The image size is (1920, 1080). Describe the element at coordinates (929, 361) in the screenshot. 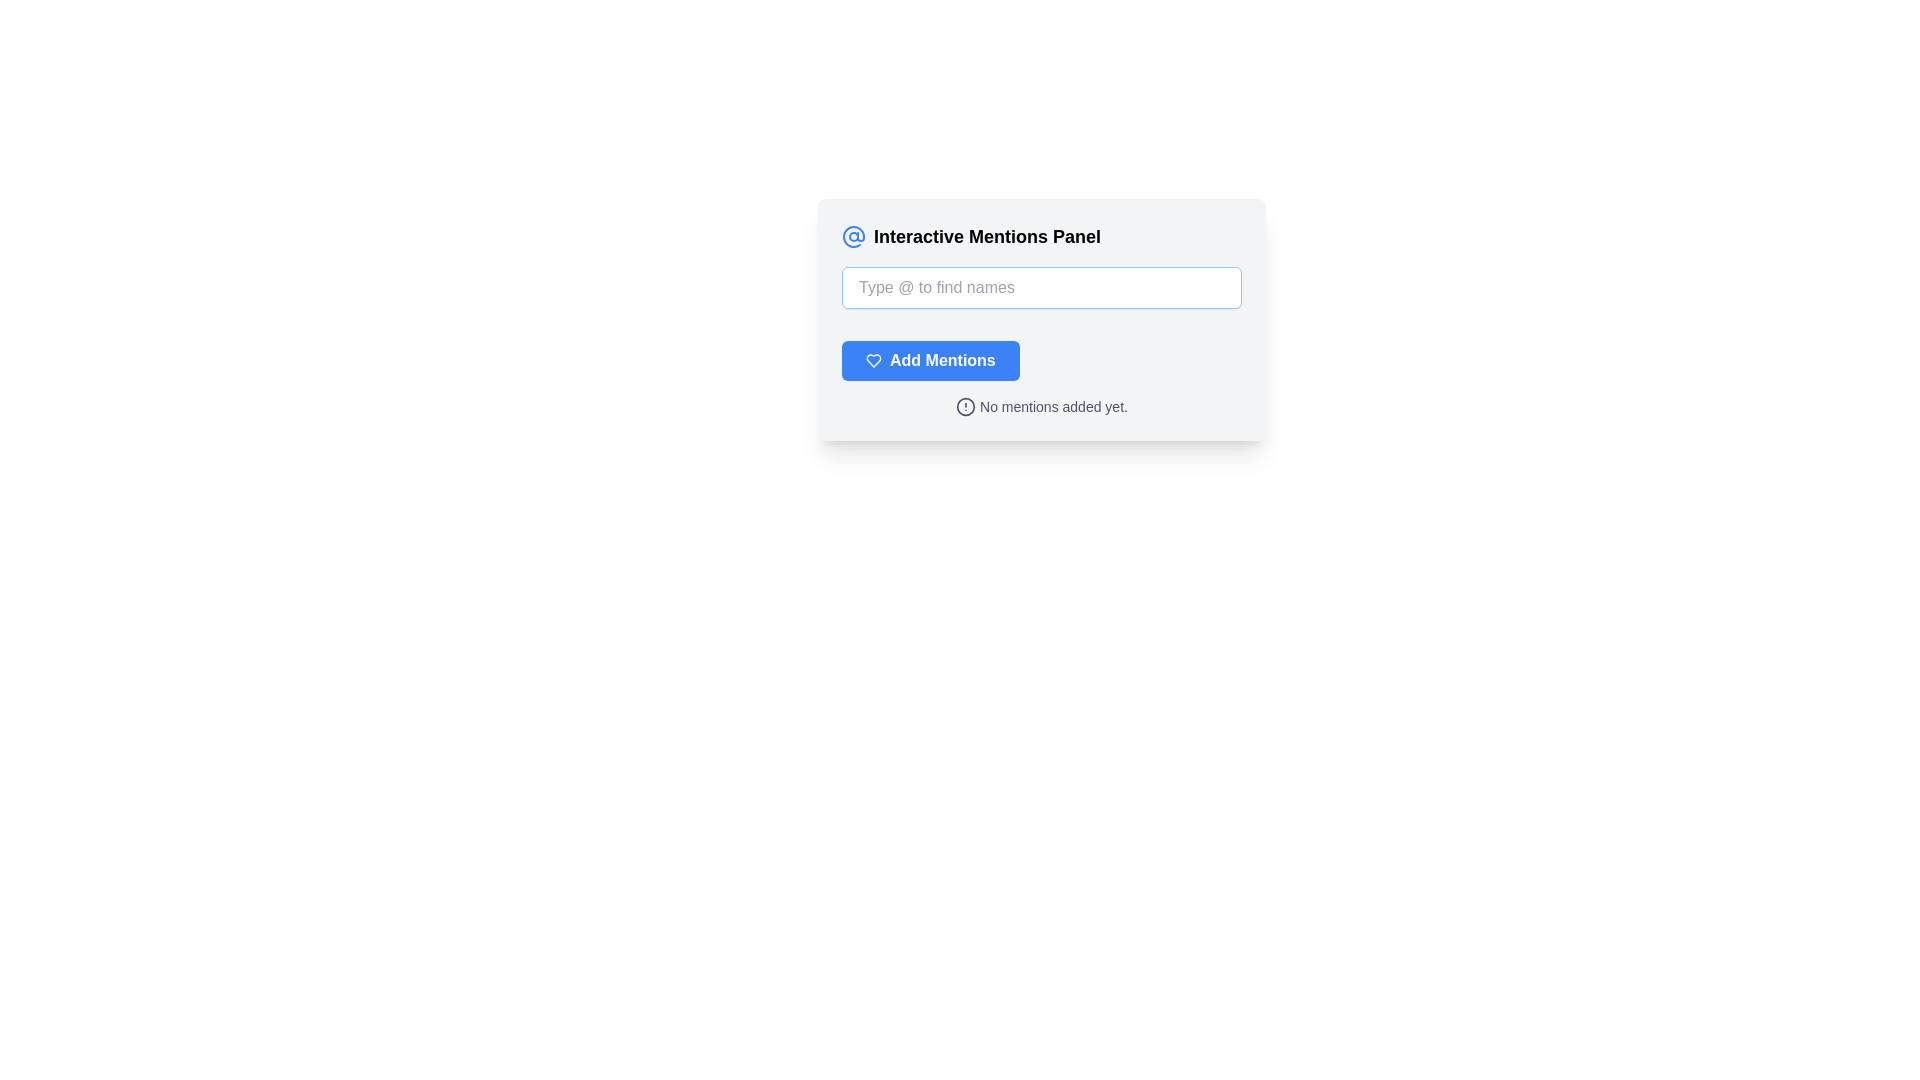

I see `the rectangular blue button labeled 'Add Mentions' with a heart outline icon` at that location.